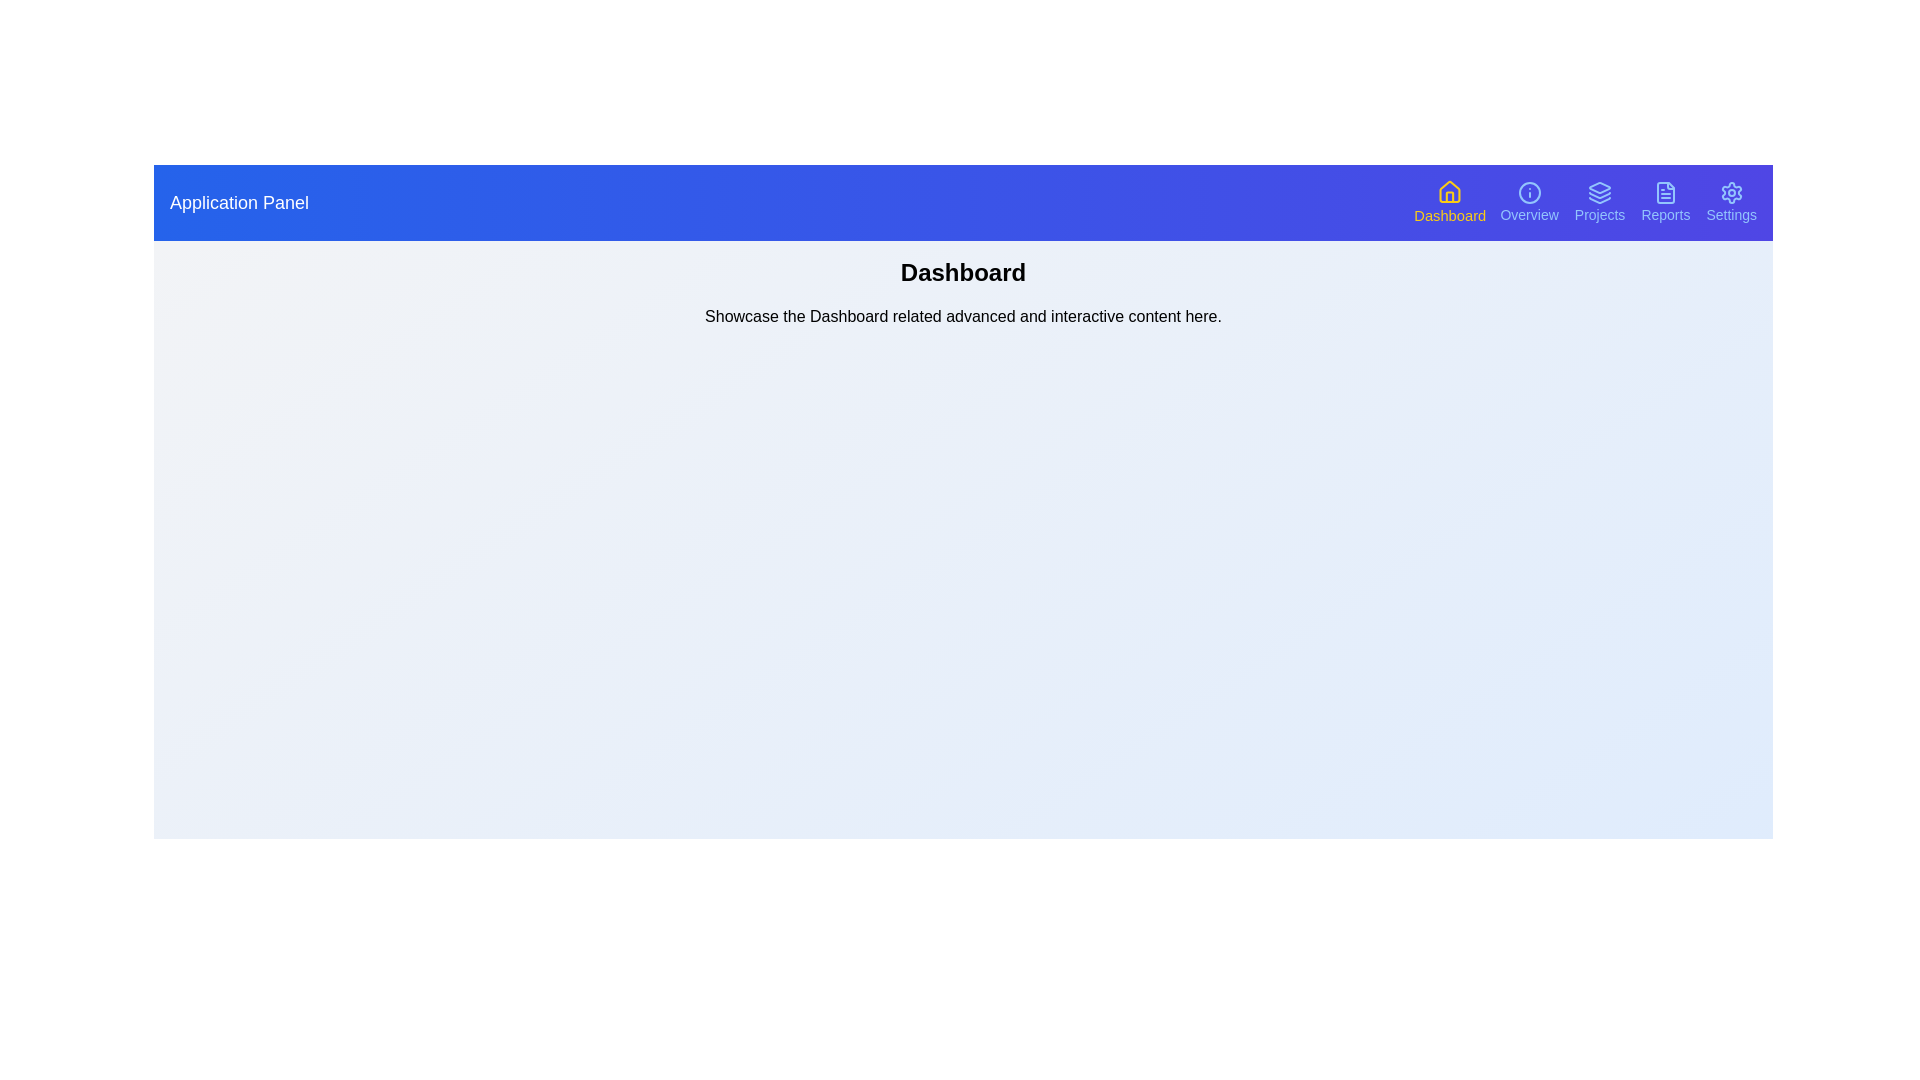 The height and width of the screenshot is (1080, 1920). I want to click on the navigation button corresponding to Projects, so click(1600, 203).